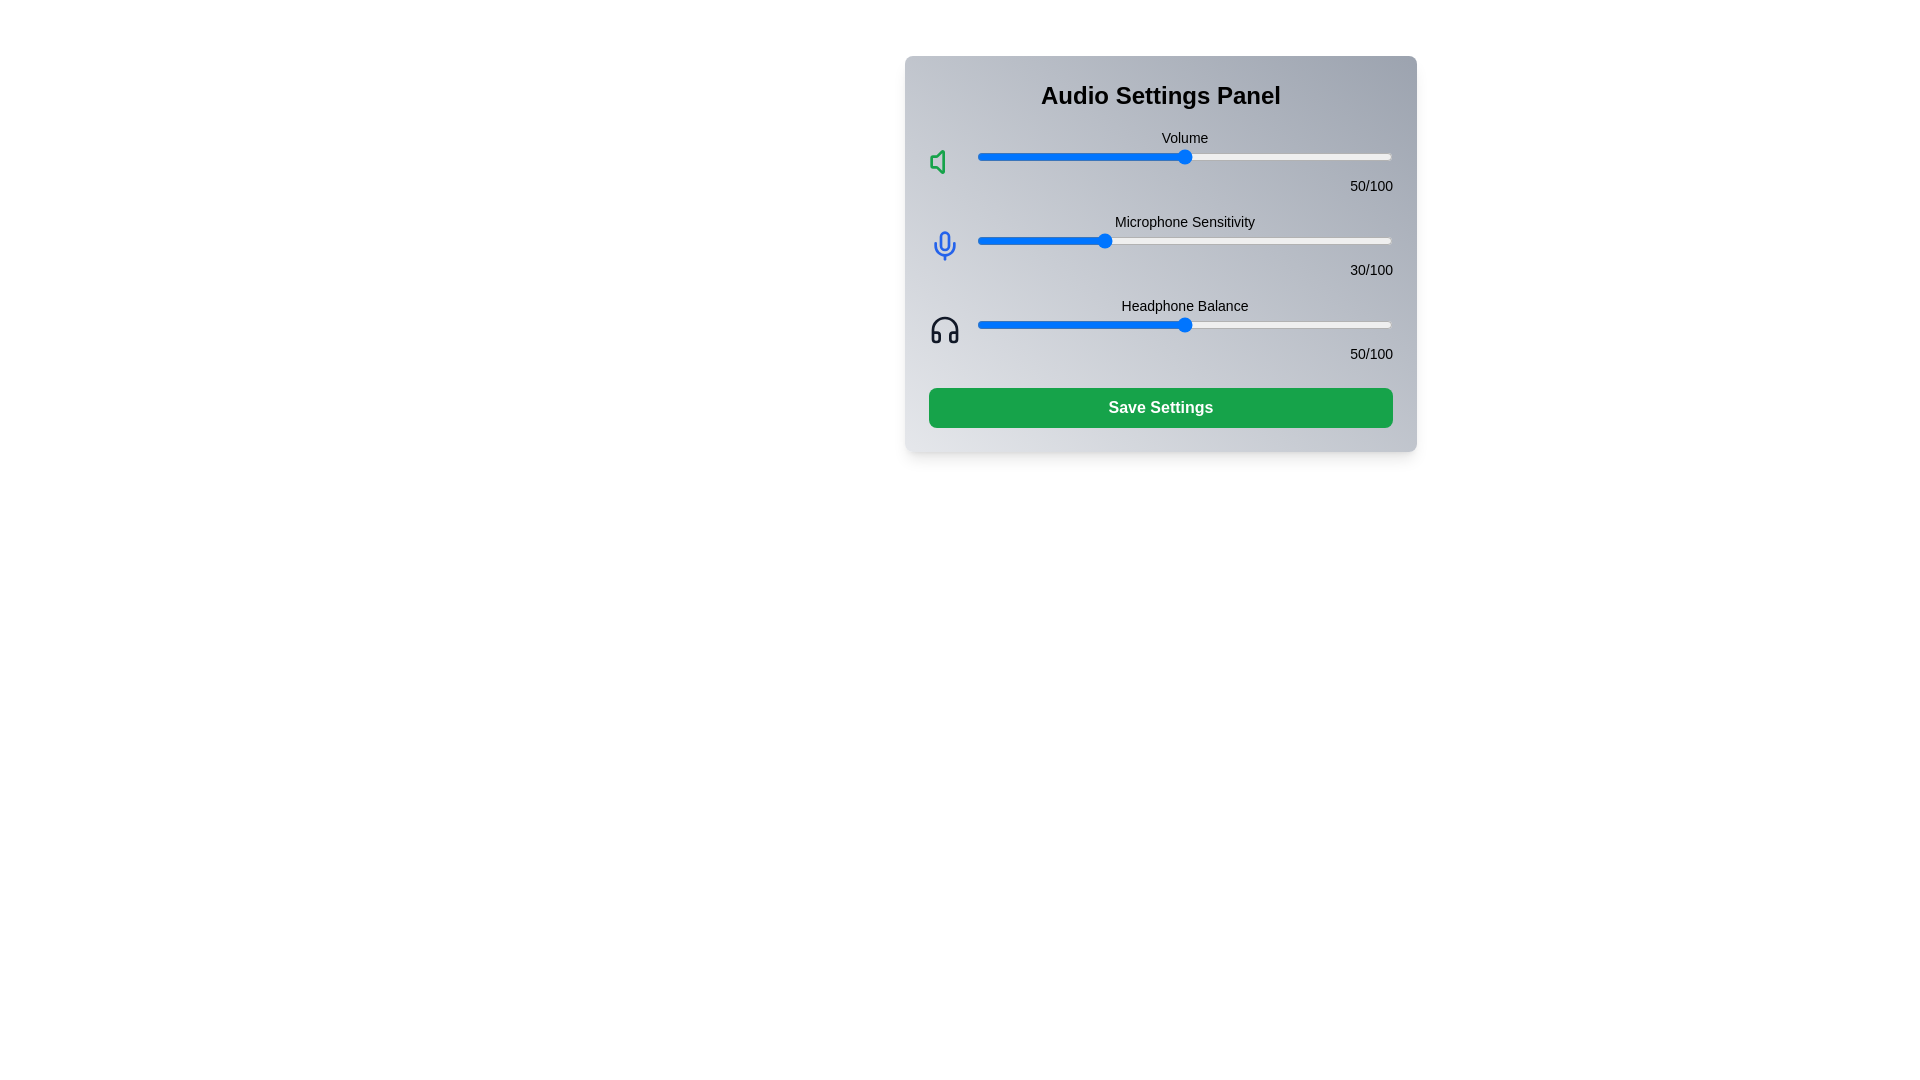 The height and width of the screenshot is (1080, 1920). I want to click on microphone sensitivity, so click(985, 239).